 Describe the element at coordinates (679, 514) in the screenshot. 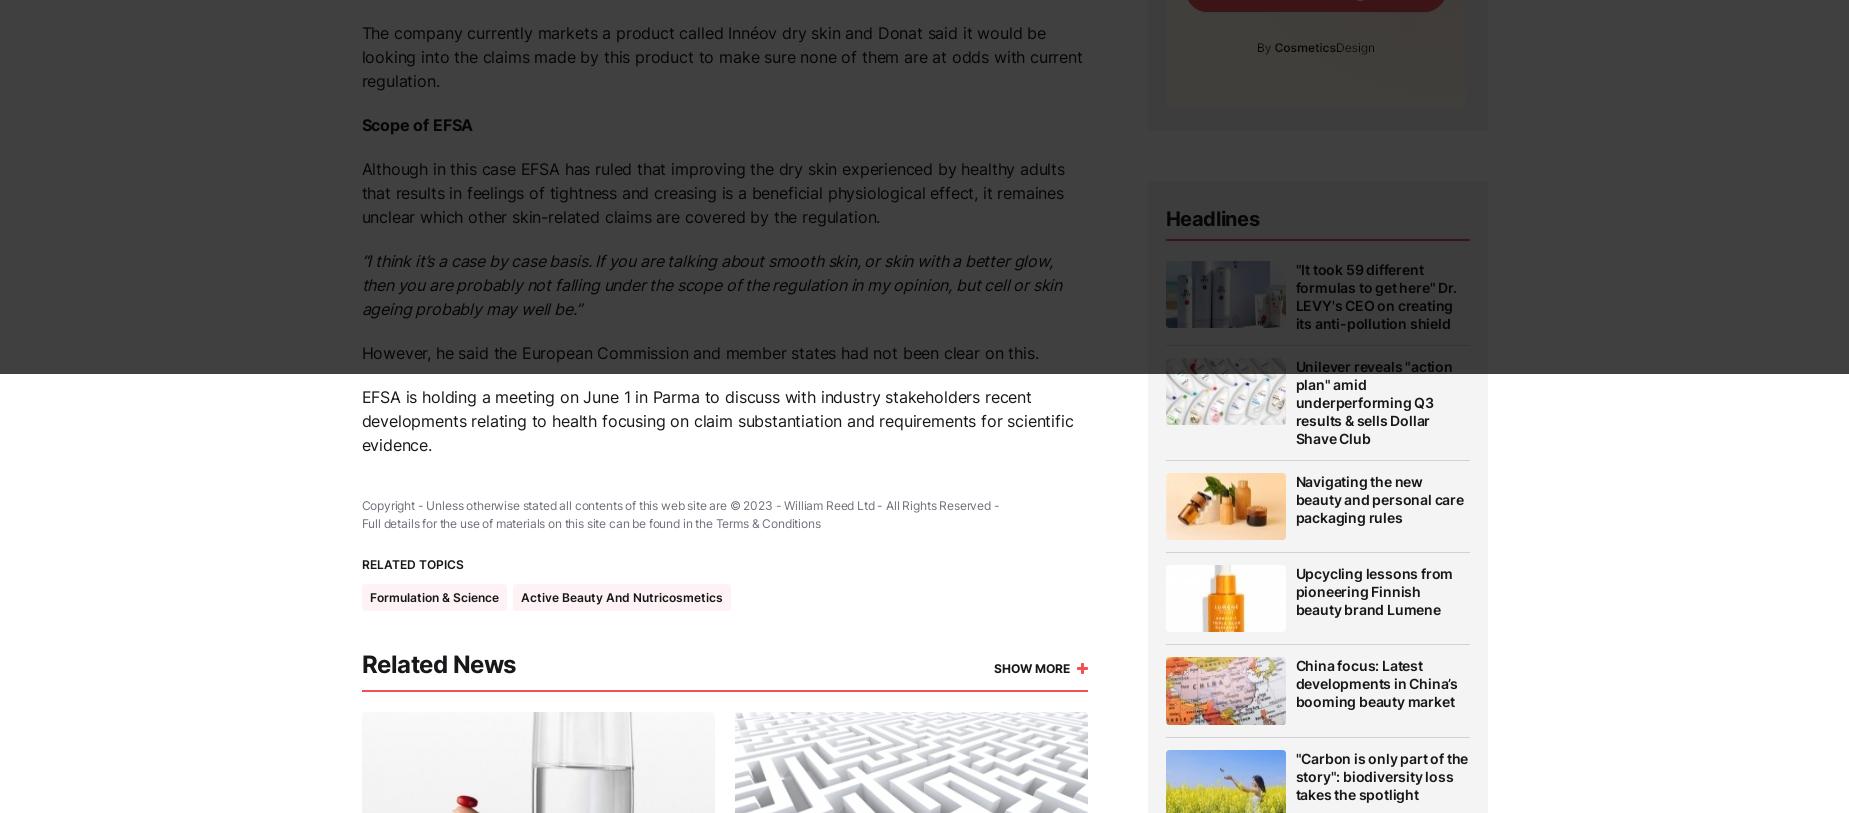

I see `'Copyright - Unless otherwise stated all contents of this web site are © 2023 - William Reed Ltd - All Rights Reserved - Full details for the use of materials on this site can be found in the'` at that location.